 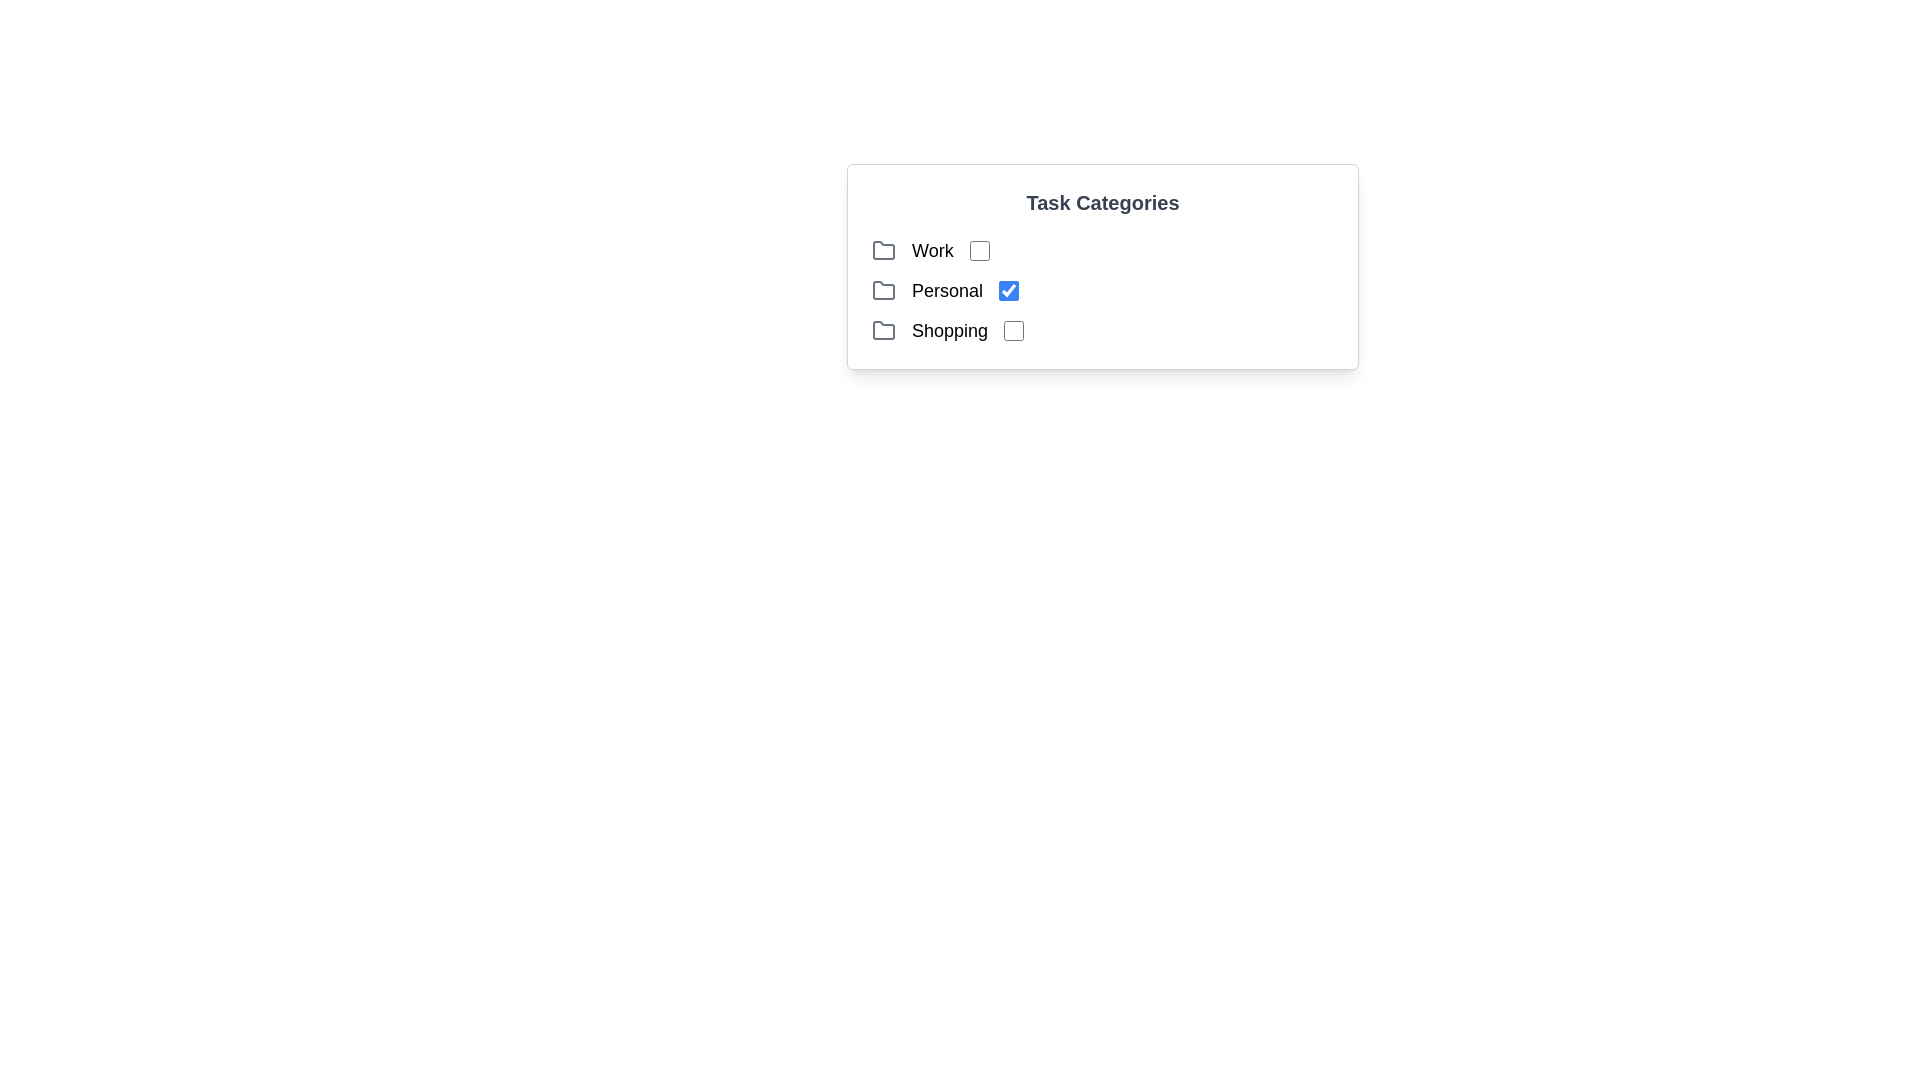 I want to click on the text label 'Work' which is positioned between a folder icon and a checkbox under the 'Task Categories' section, so click(x=931, y=249).